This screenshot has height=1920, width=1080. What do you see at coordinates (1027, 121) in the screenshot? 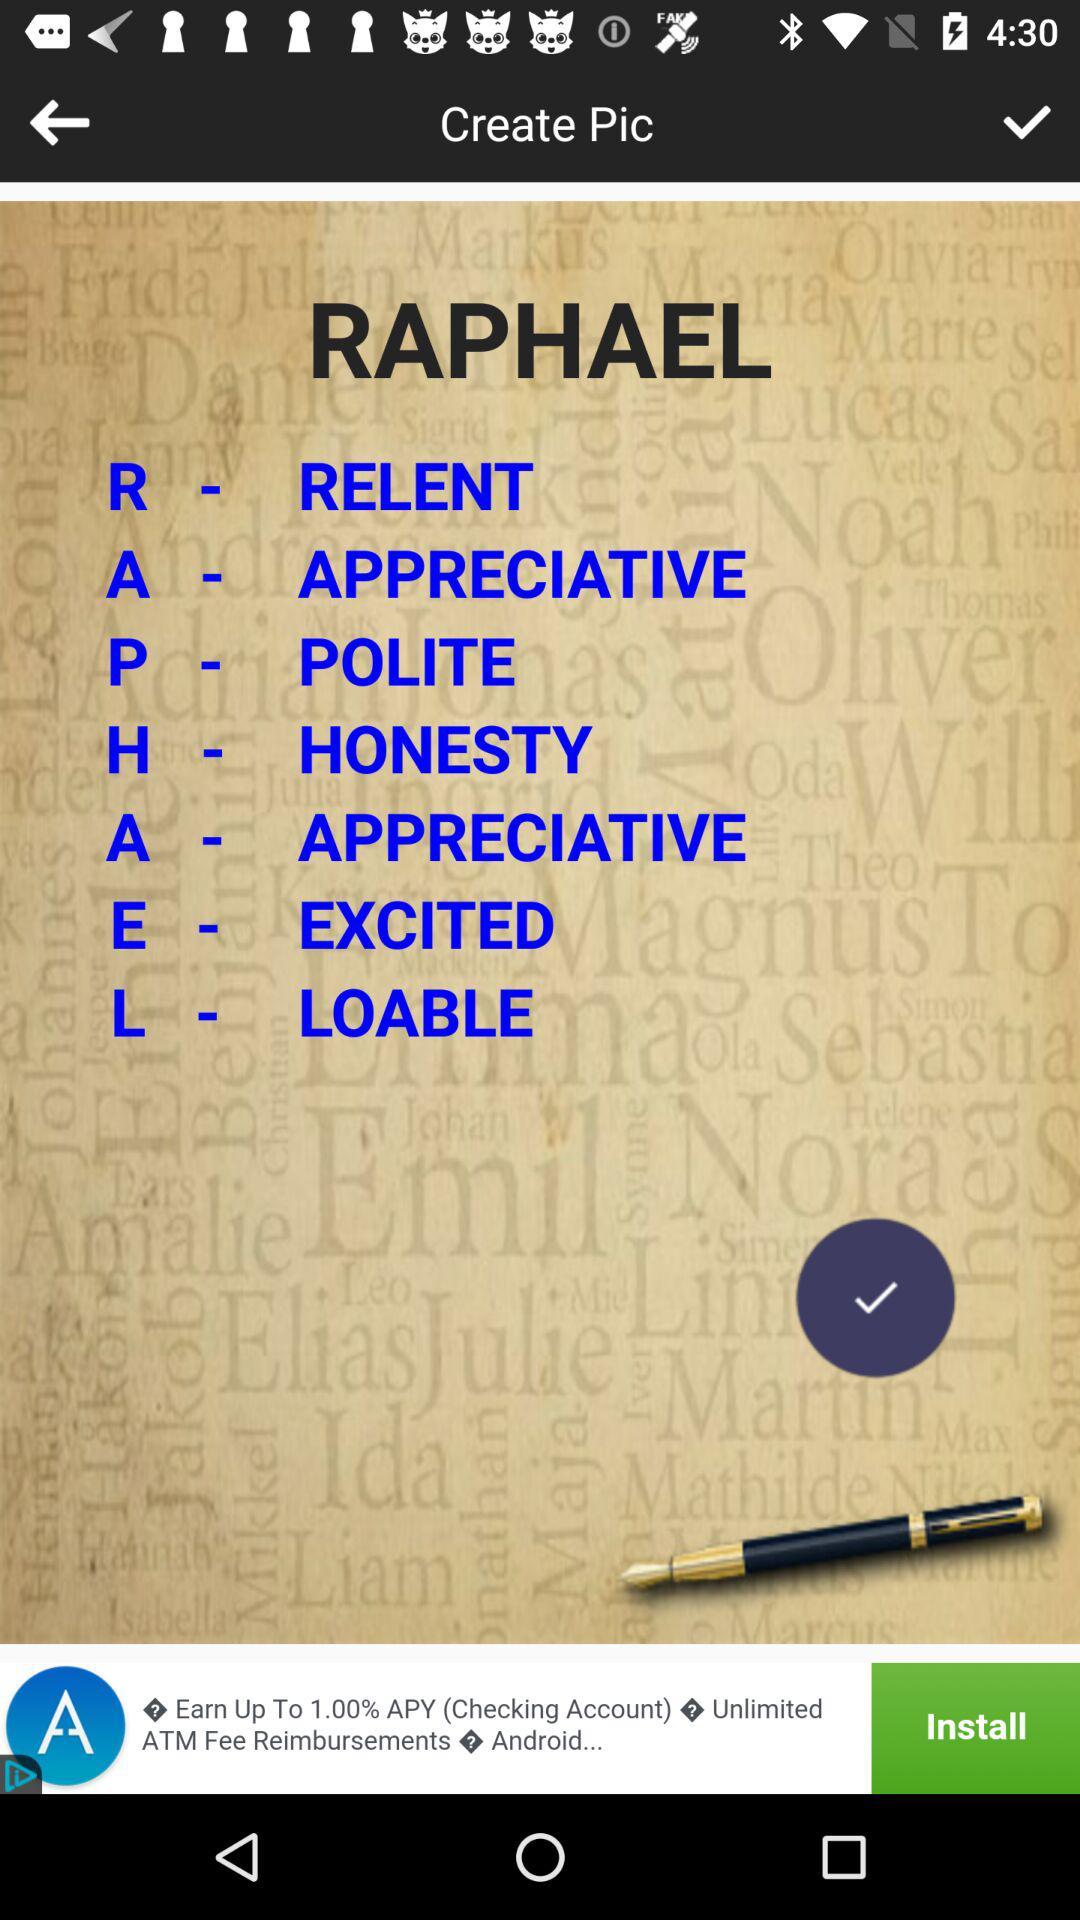
I see `choose the dick option` at bounding box center [1027, 121].